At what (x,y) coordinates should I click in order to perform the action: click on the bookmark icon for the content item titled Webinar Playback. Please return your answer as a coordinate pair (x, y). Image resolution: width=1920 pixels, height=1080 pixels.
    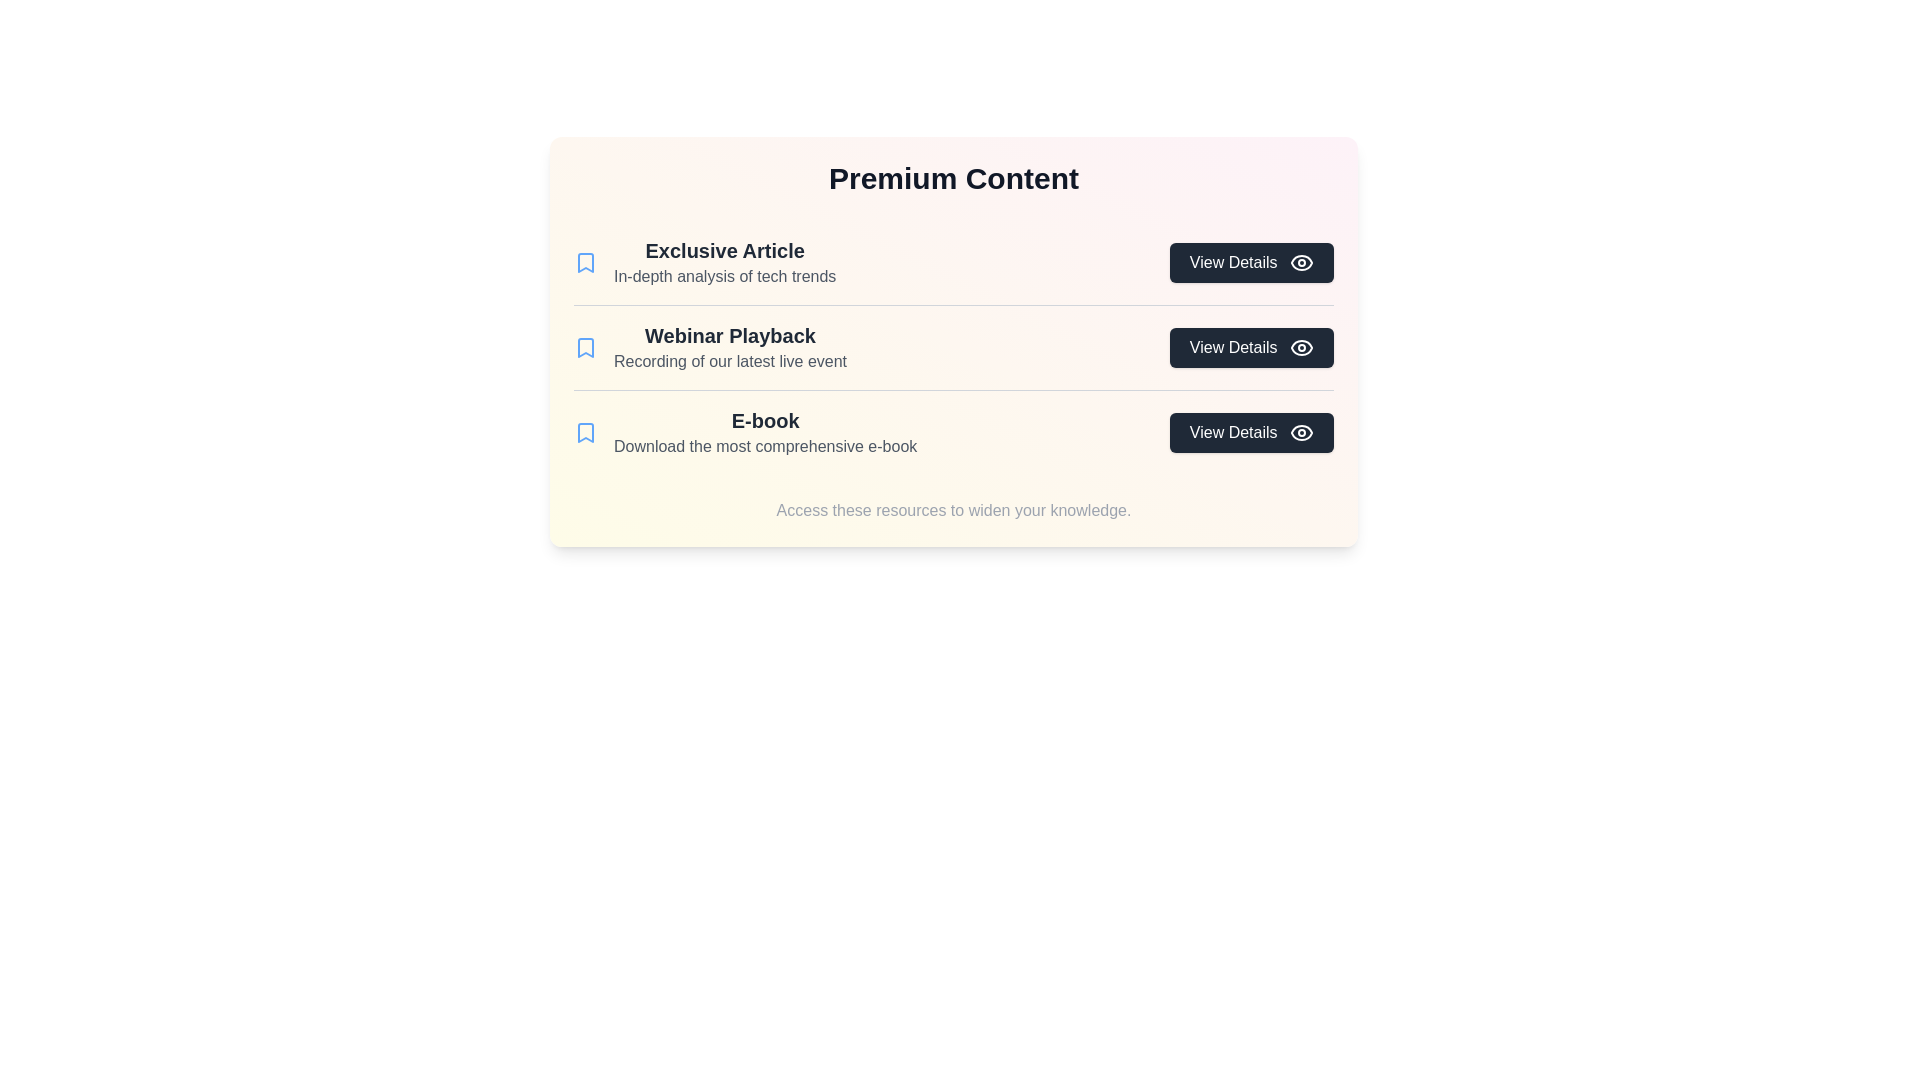
    Looking at the image, I should click on (584, 346).